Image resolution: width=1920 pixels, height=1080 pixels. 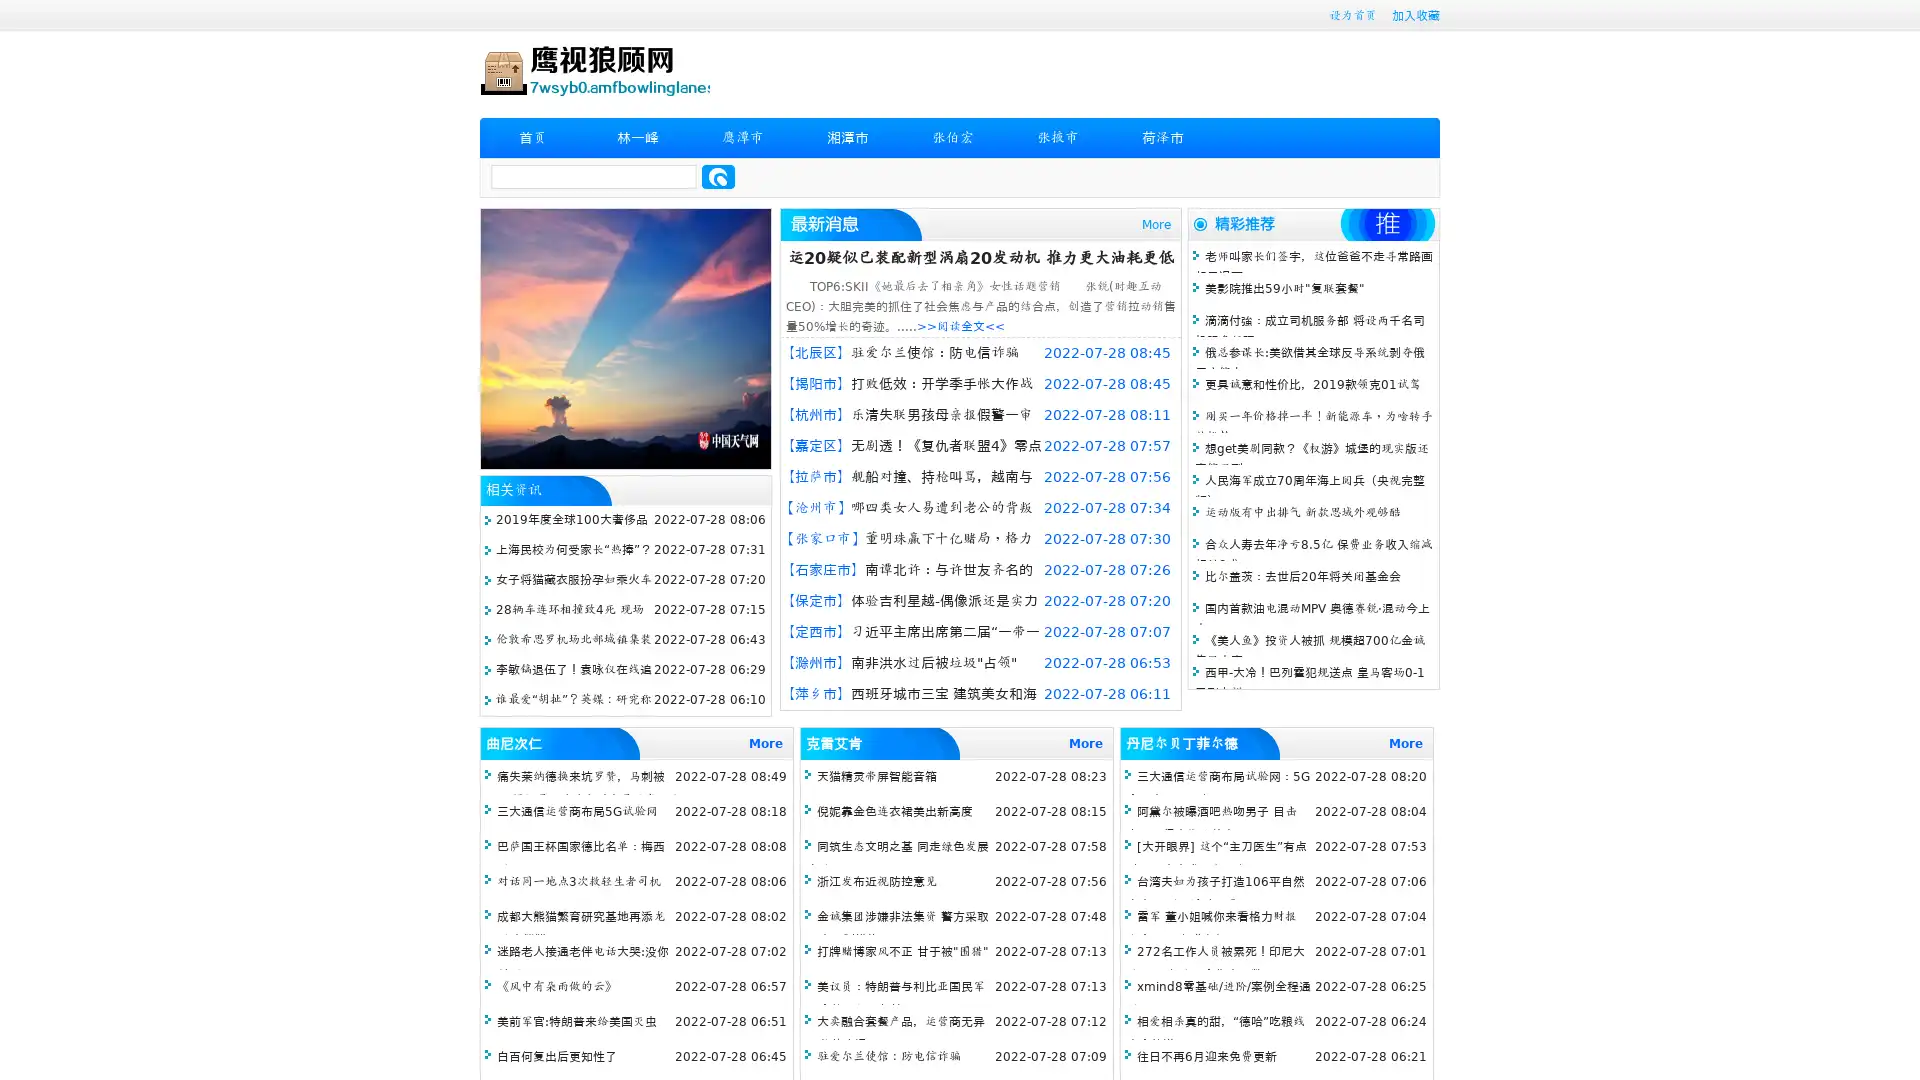 I want to click on Search, so click(x=718, y=176).